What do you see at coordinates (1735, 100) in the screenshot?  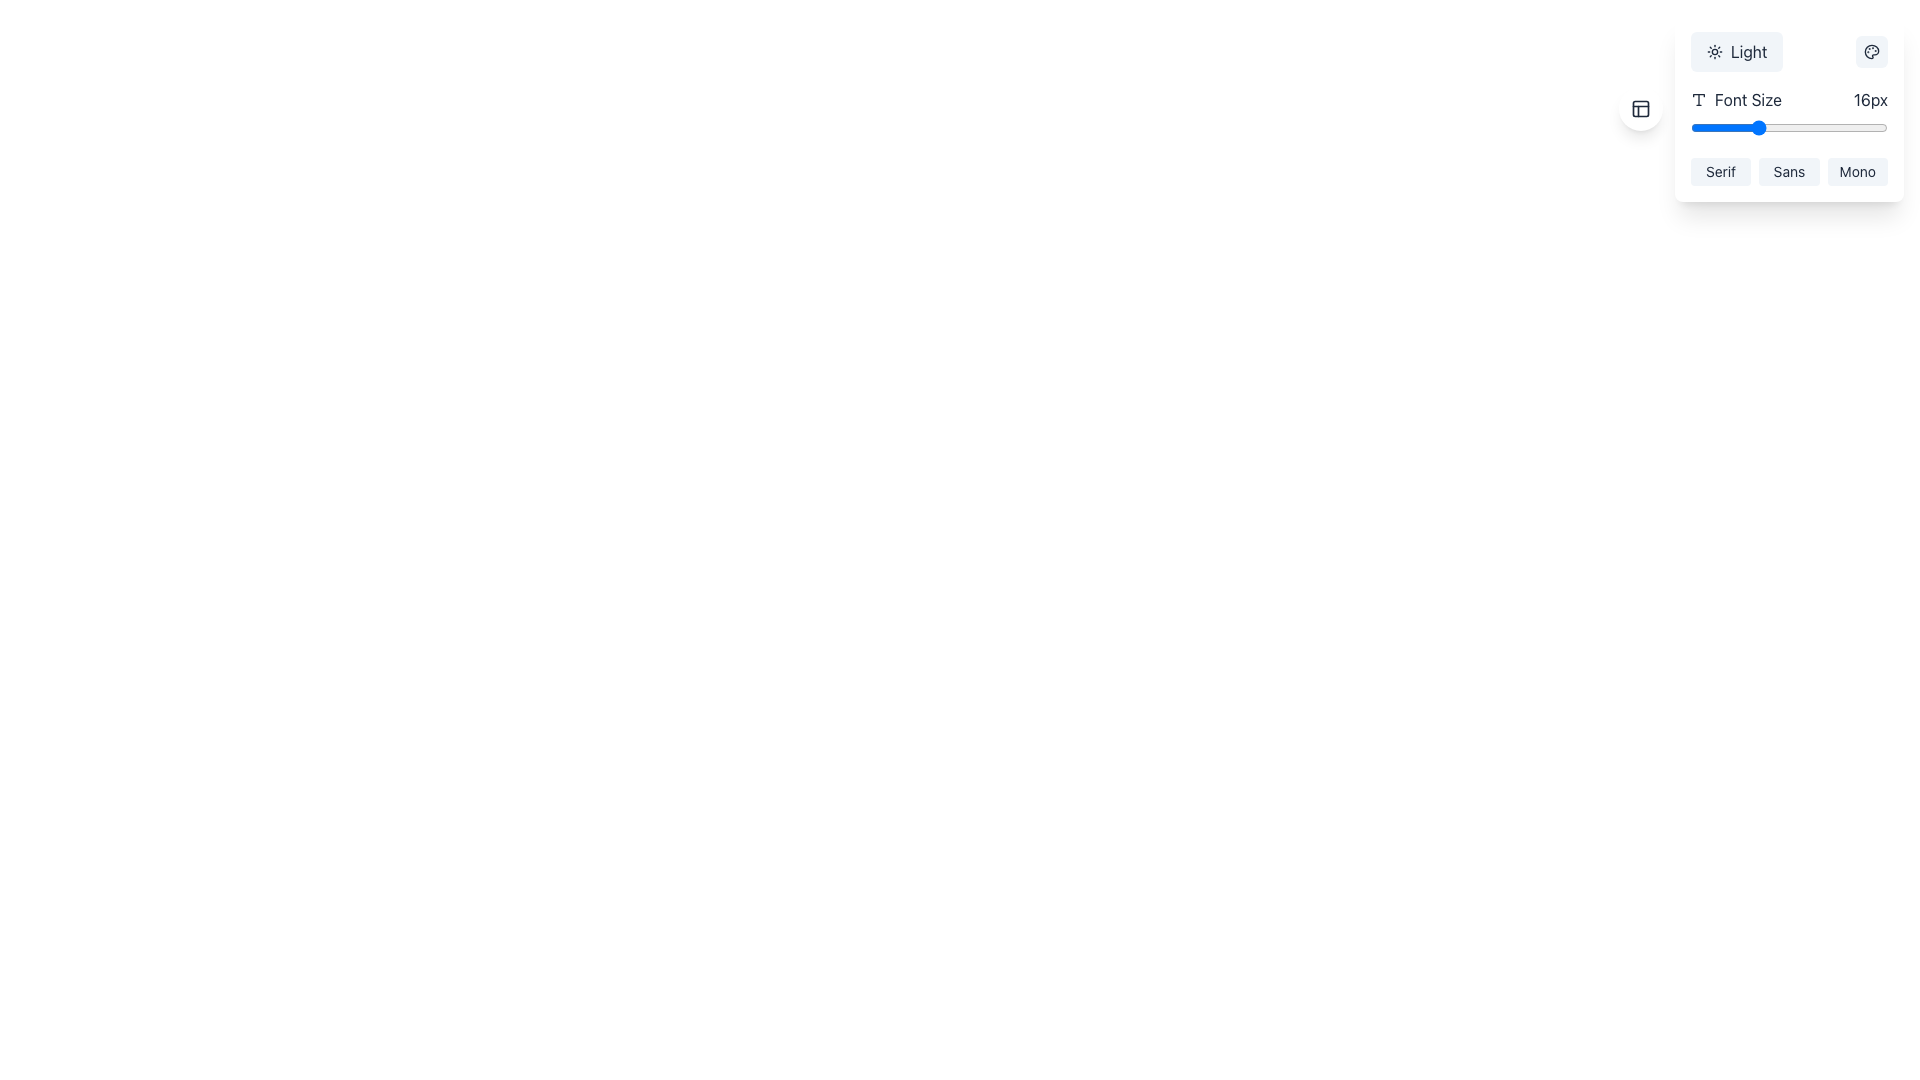 I see `the 'Font Size' label that includes an icon of a letter 'T' on its left side, located near the top-right part of the interface` at bounding box center [1735, 100].